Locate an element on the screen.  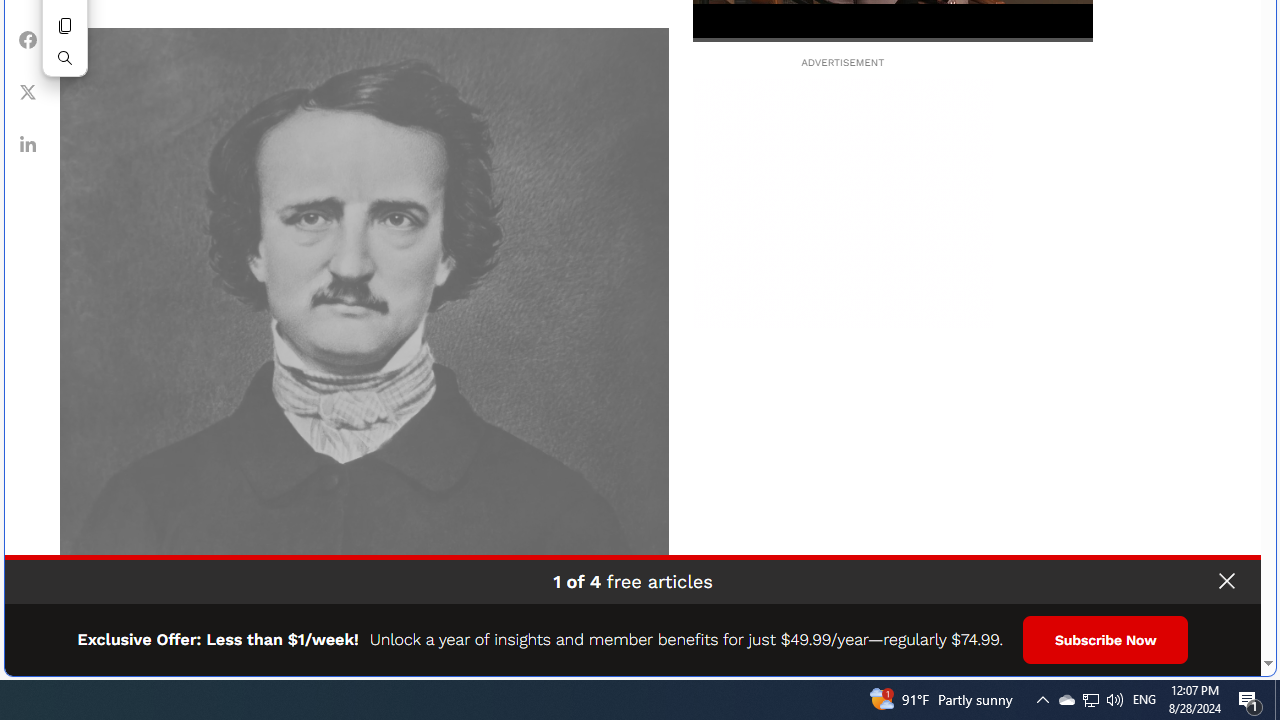
'Tray Input Indicator - English (United States)' is located at coordinates (1144, 698).